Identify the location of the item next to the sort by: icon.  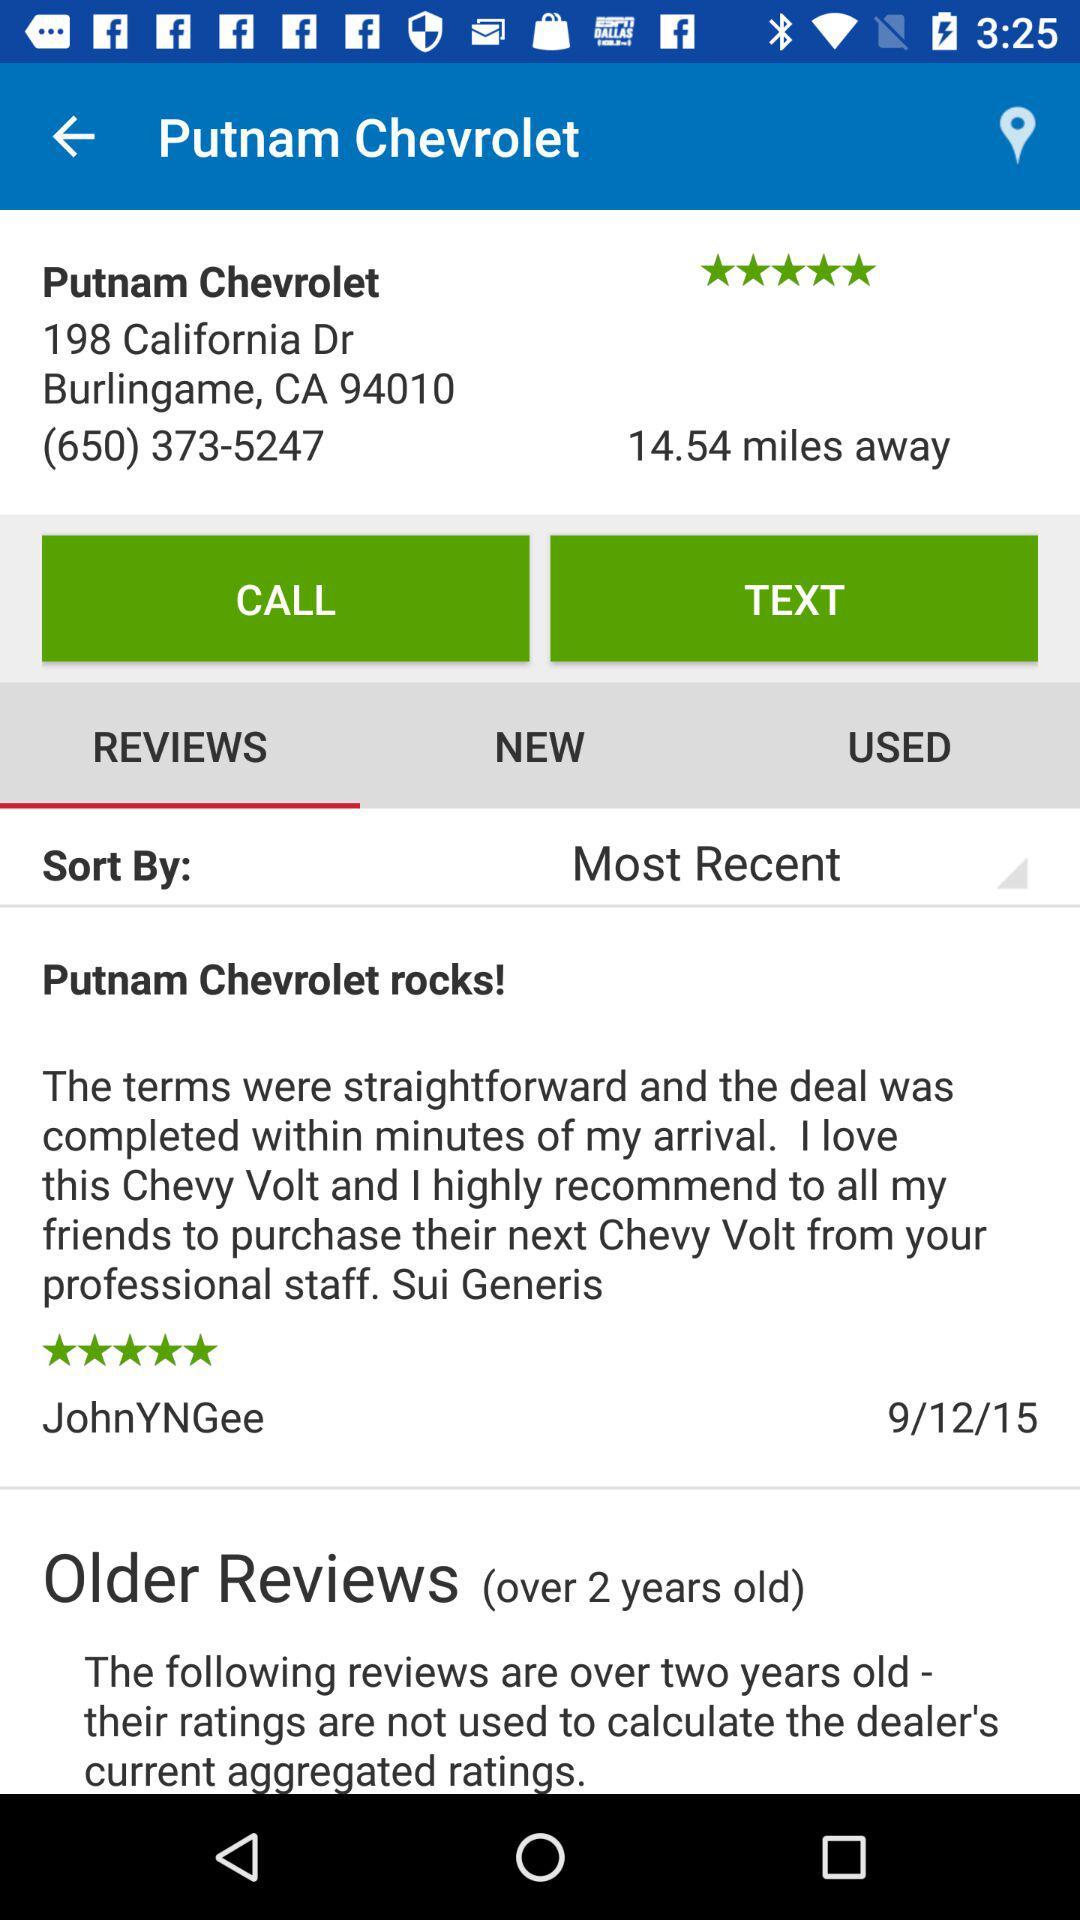
(772, 861).